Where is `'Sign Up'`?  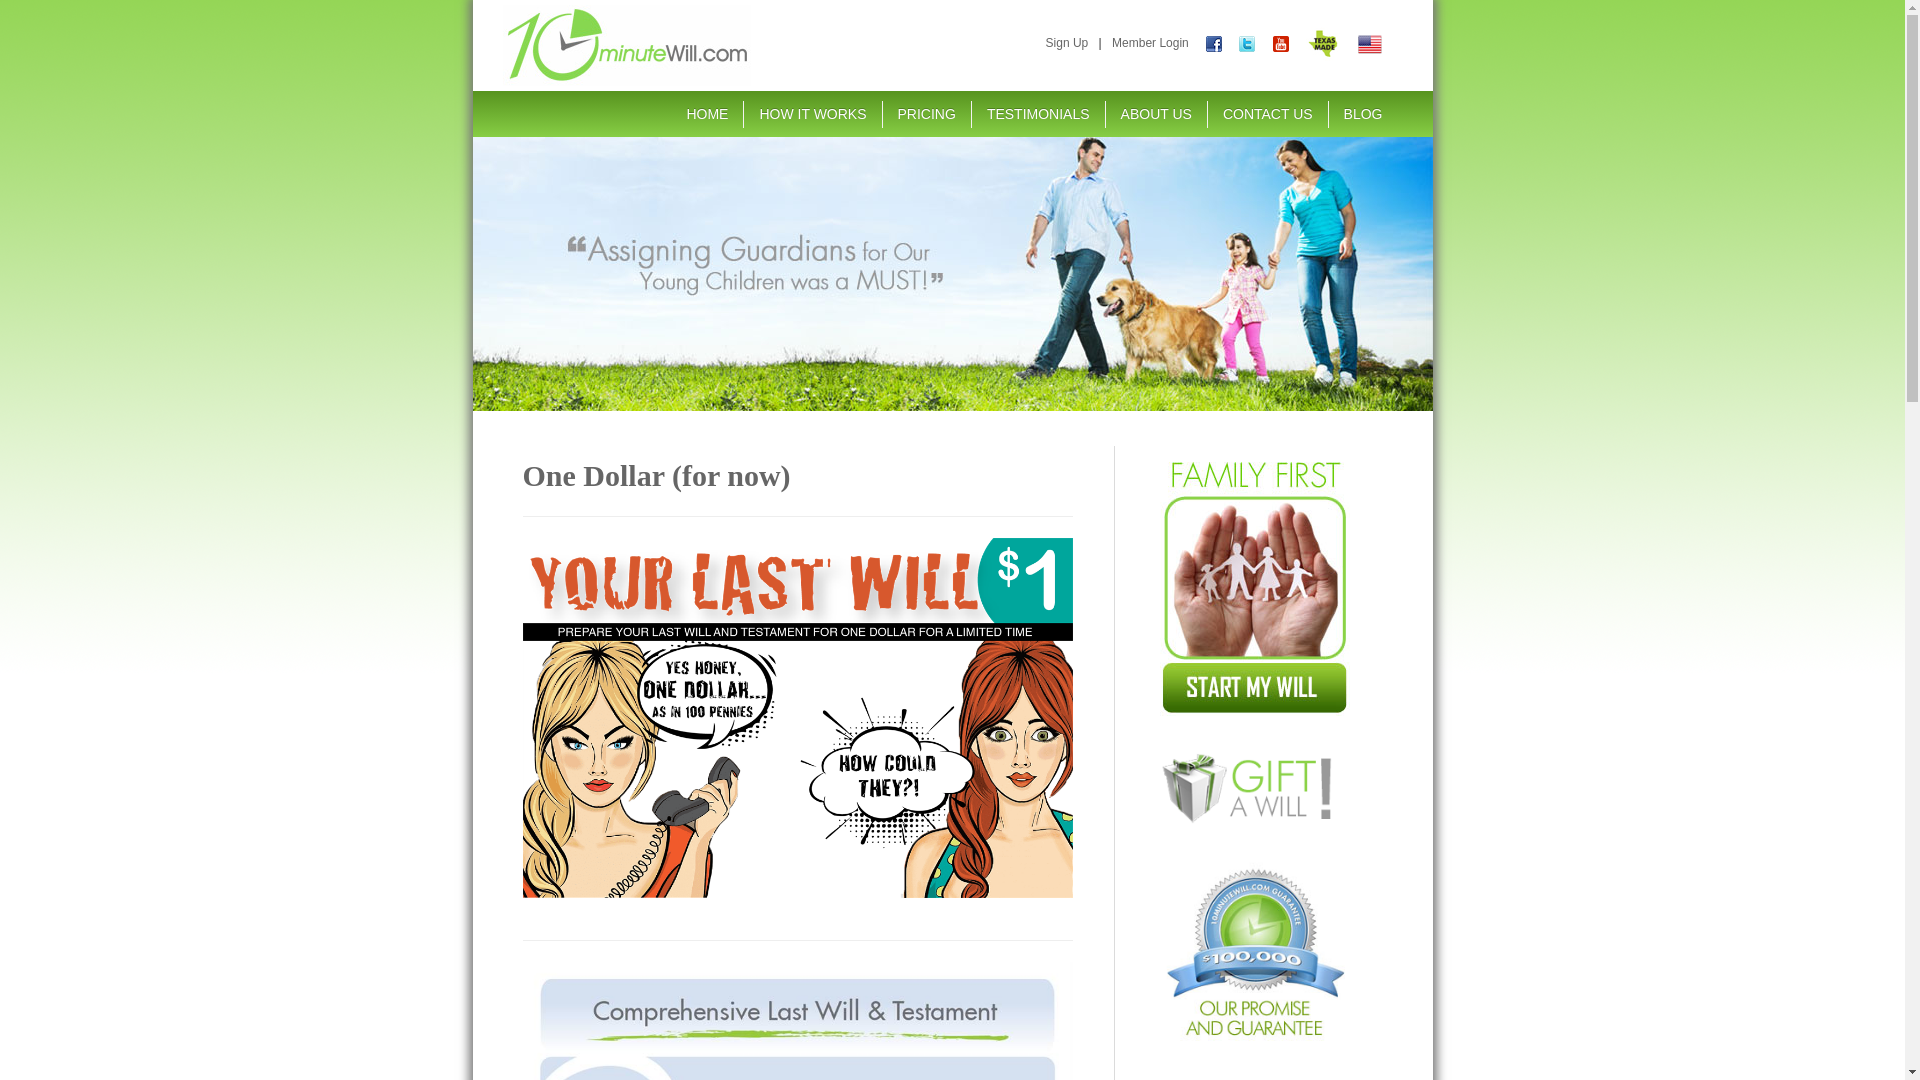
'Sign Up' is located at coordinates (1045, 42).